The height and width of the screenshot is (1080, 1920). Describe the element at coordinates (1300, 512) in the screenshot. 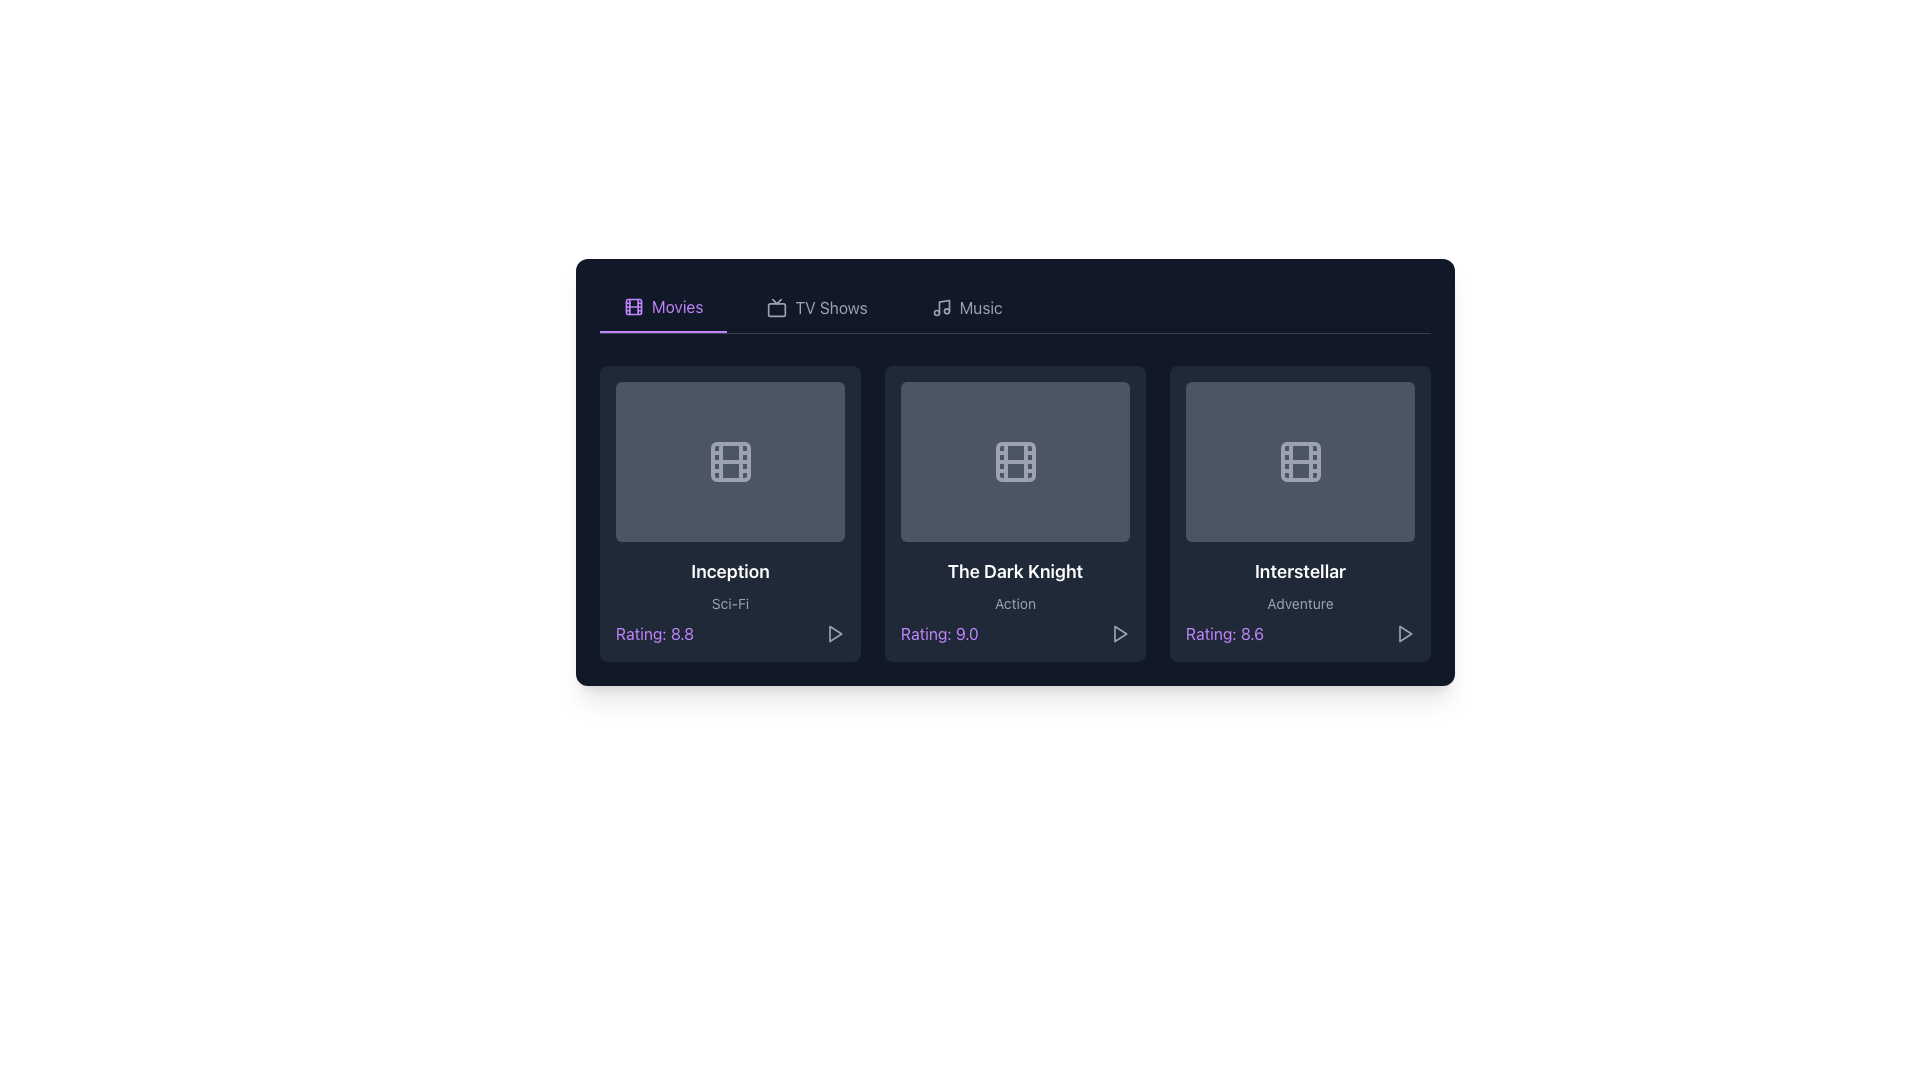

I see `the third movie card in the 'Movies' section, which displays the movie's title, genre, and rating` at that location.